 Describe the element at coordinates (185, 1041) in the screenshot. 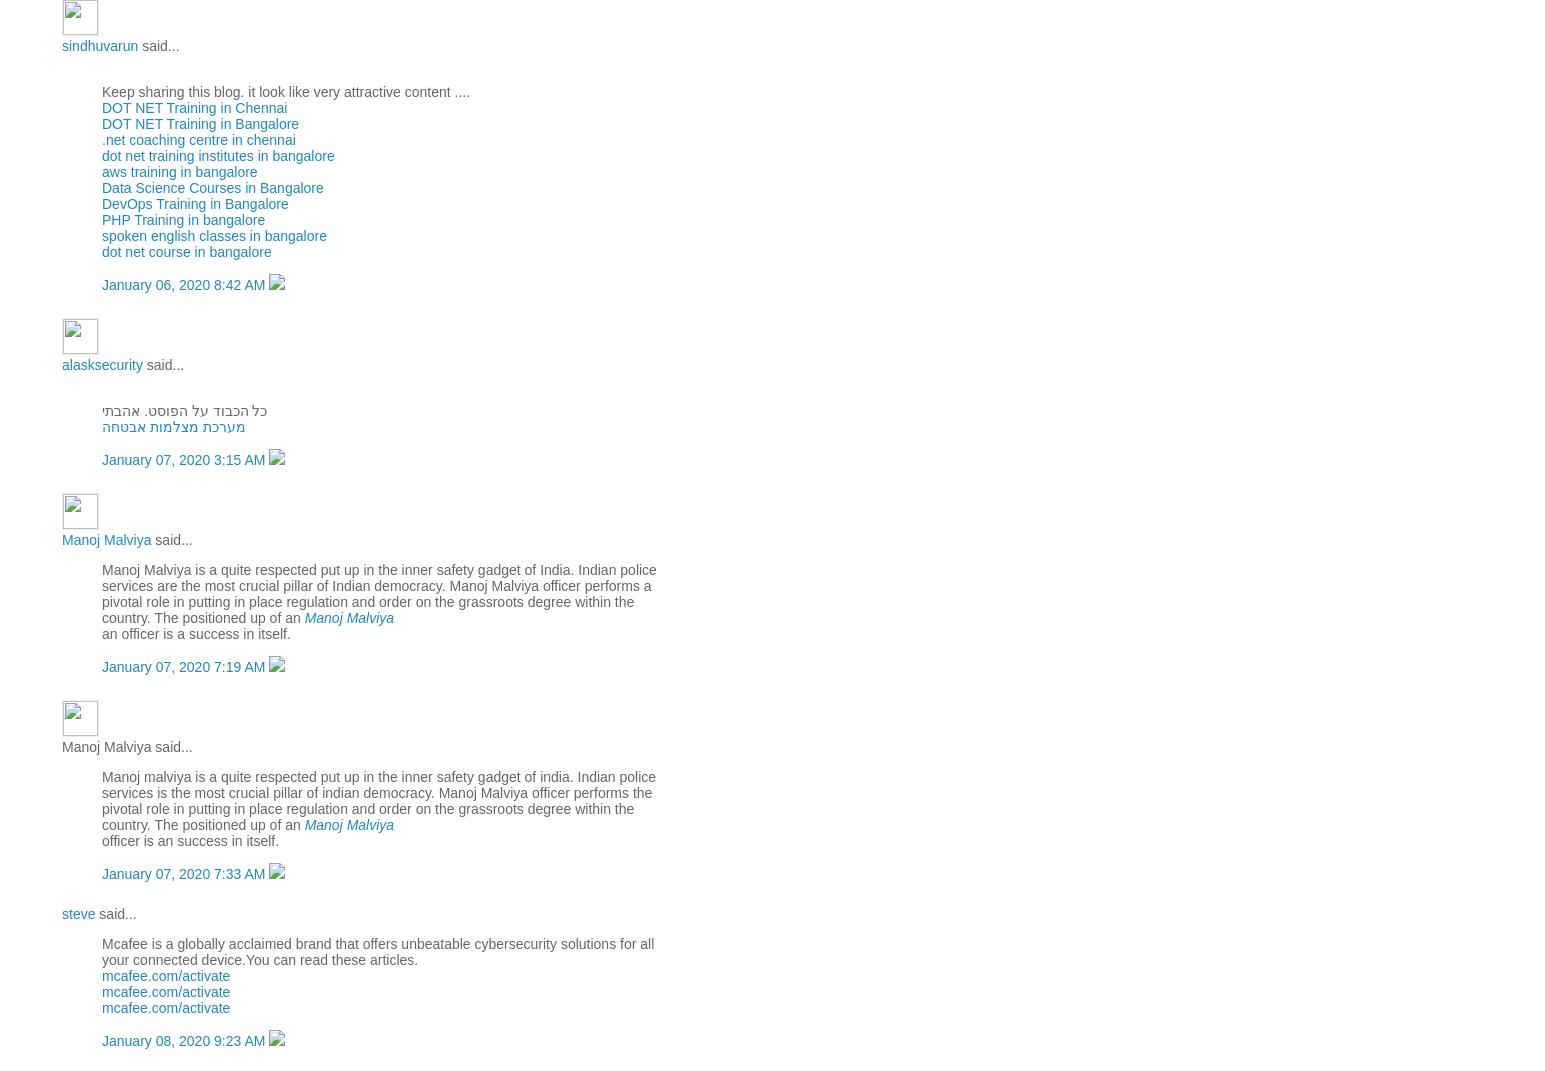

I see `'January 08, 2020 9:23 AM'` at that location.